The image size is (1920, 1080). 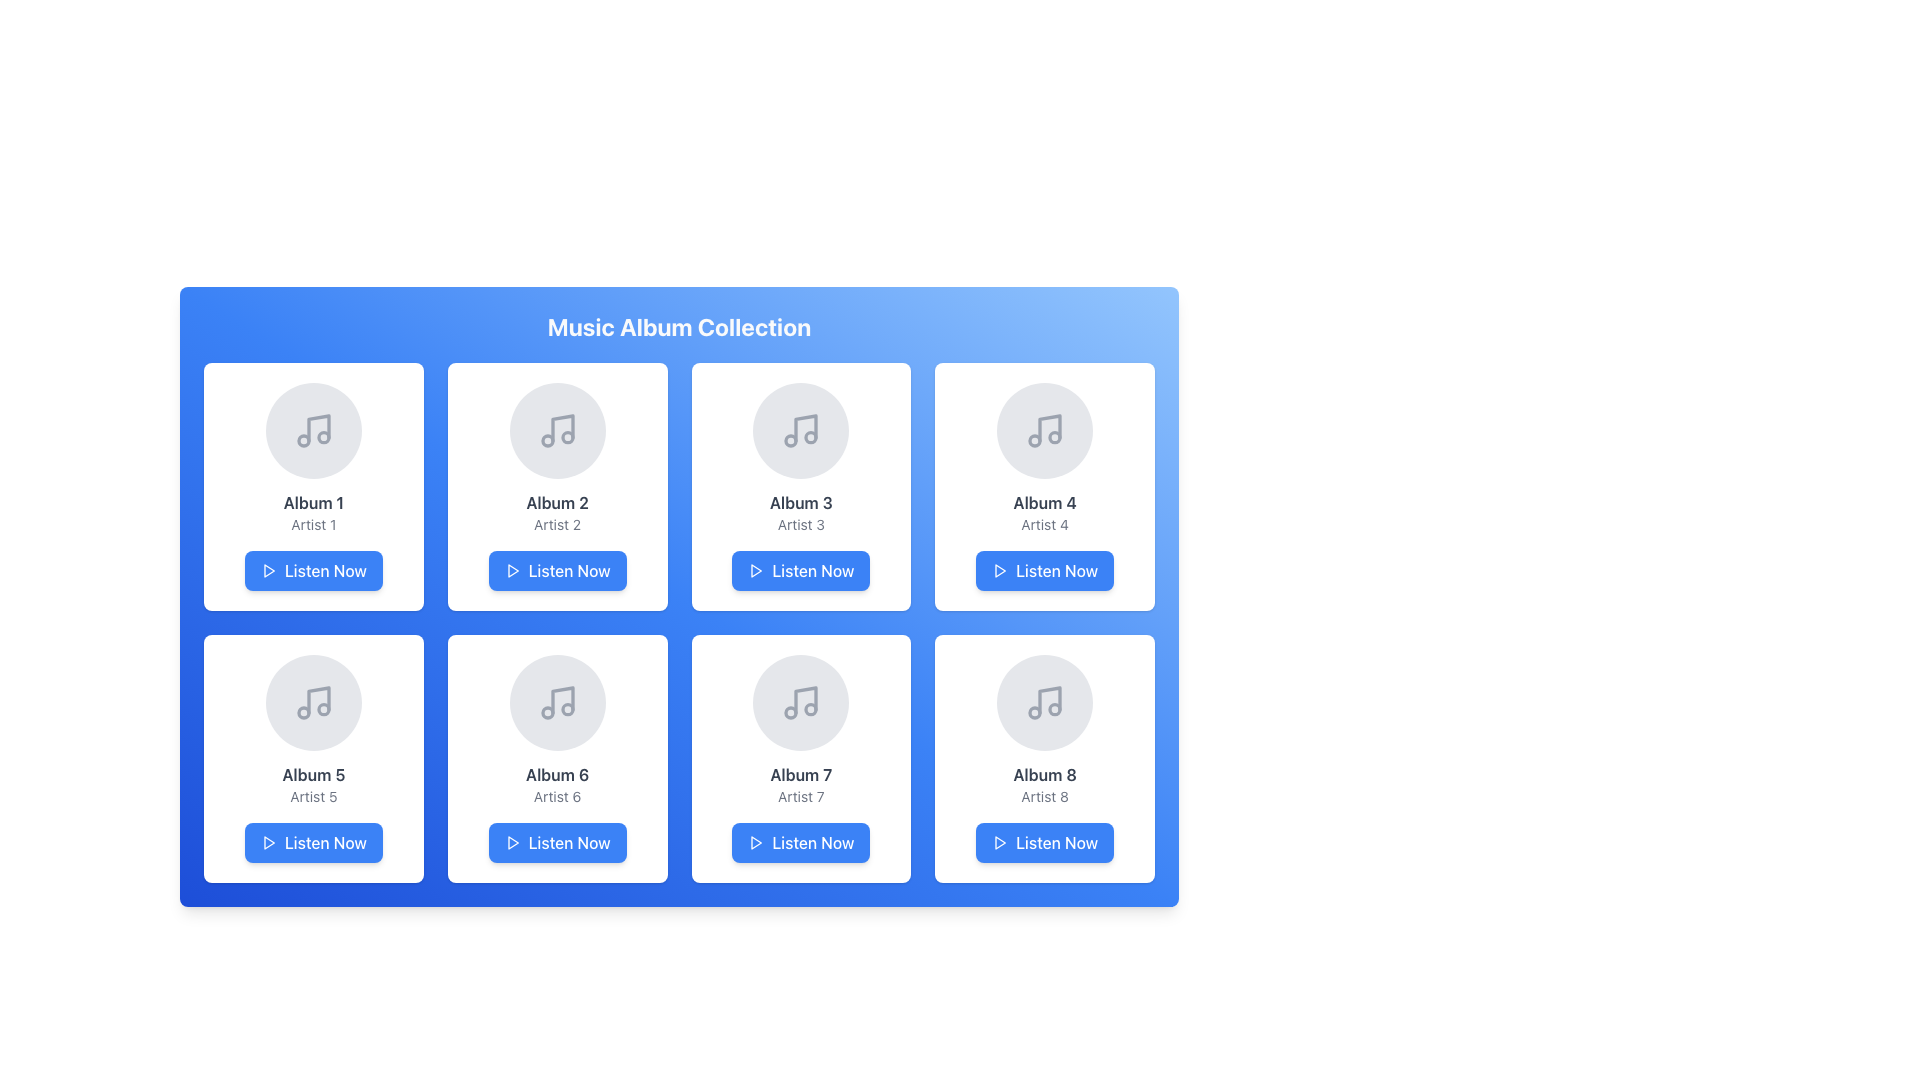 What do you see at coordinates (323, 436) in the screenshot?
I see `the circular decorative graphical element located in the first album thumbnail within the music note icon` at bounding box center [323, 436].